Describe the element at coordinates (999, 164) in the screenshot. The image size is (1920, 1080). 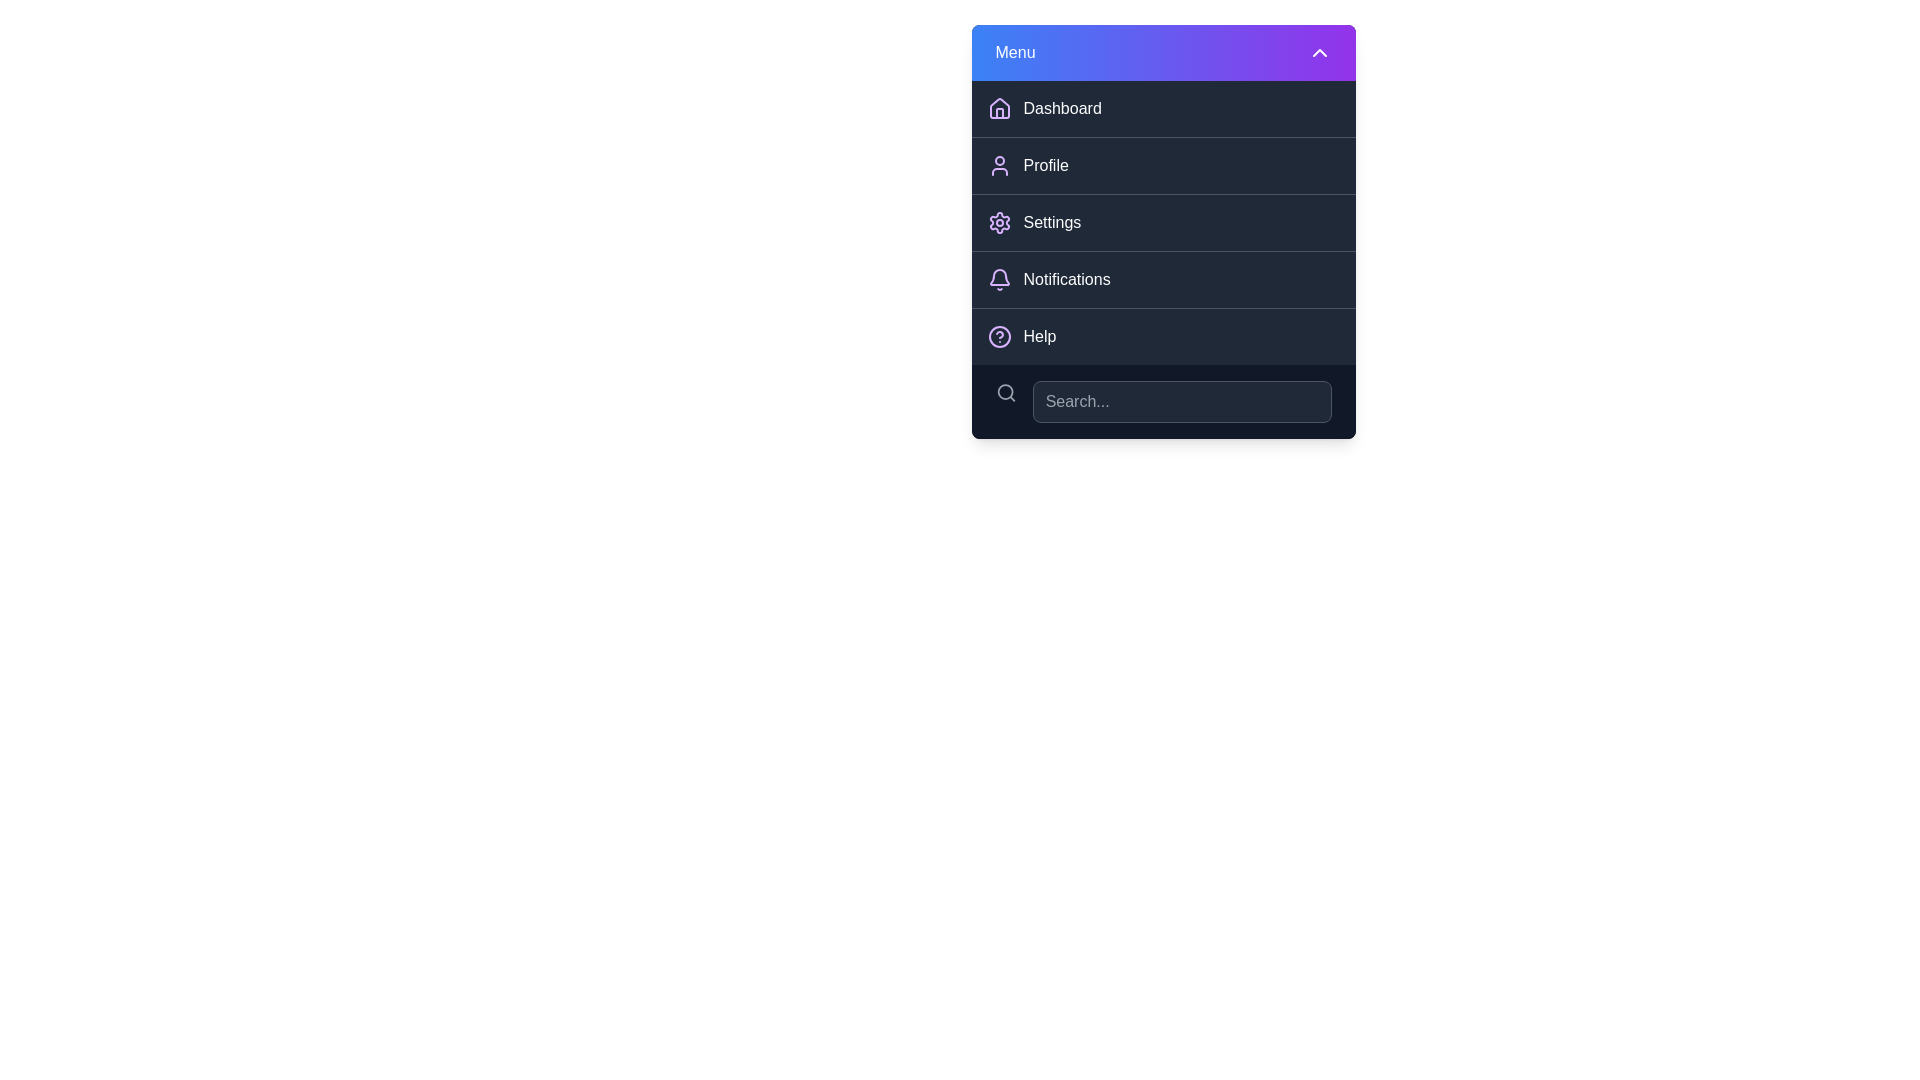
I see `the purple user figure icon next to the 'Profile' text in the menu` at that location.